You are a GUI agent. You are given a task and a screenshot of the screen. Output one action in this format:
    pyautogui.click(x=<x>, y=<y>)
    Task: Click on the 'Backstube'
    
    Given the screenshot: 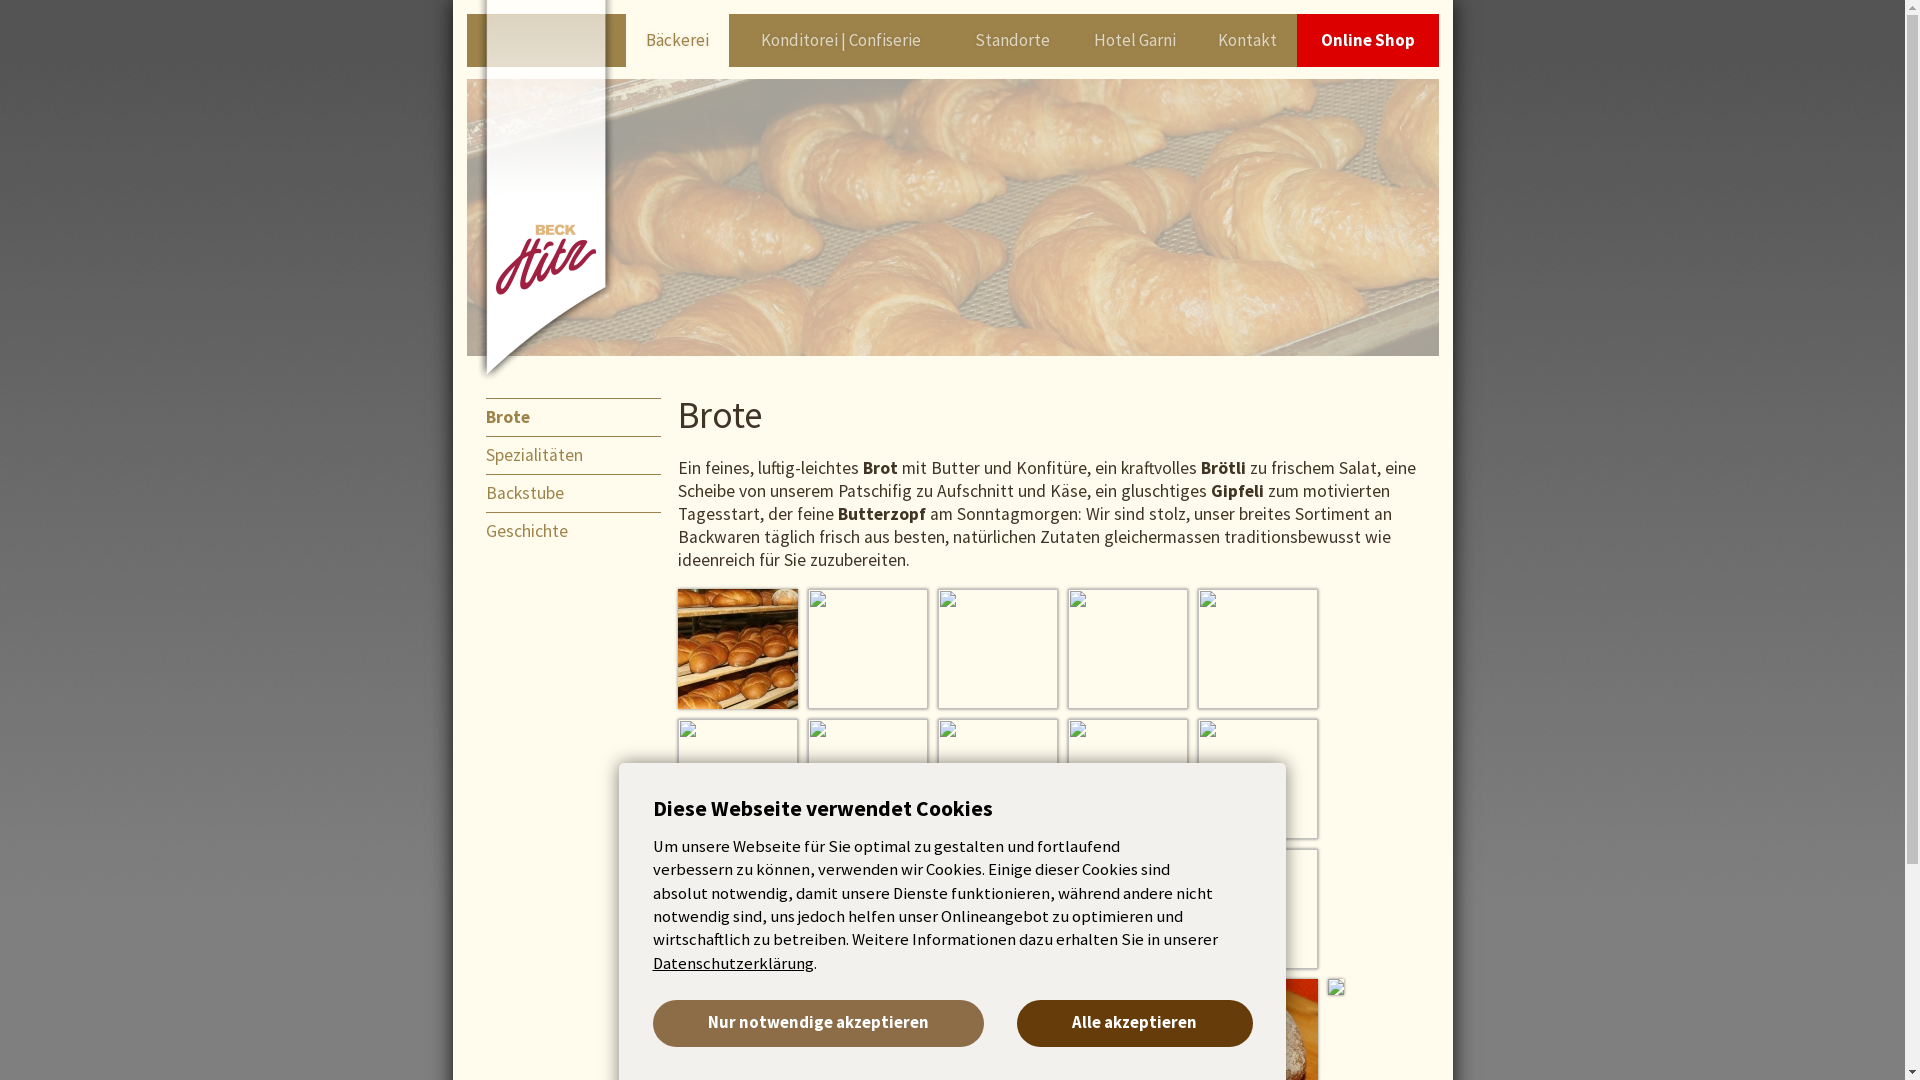 What is the action you would take?
    pyautogui.click(x=485, y=493)
    